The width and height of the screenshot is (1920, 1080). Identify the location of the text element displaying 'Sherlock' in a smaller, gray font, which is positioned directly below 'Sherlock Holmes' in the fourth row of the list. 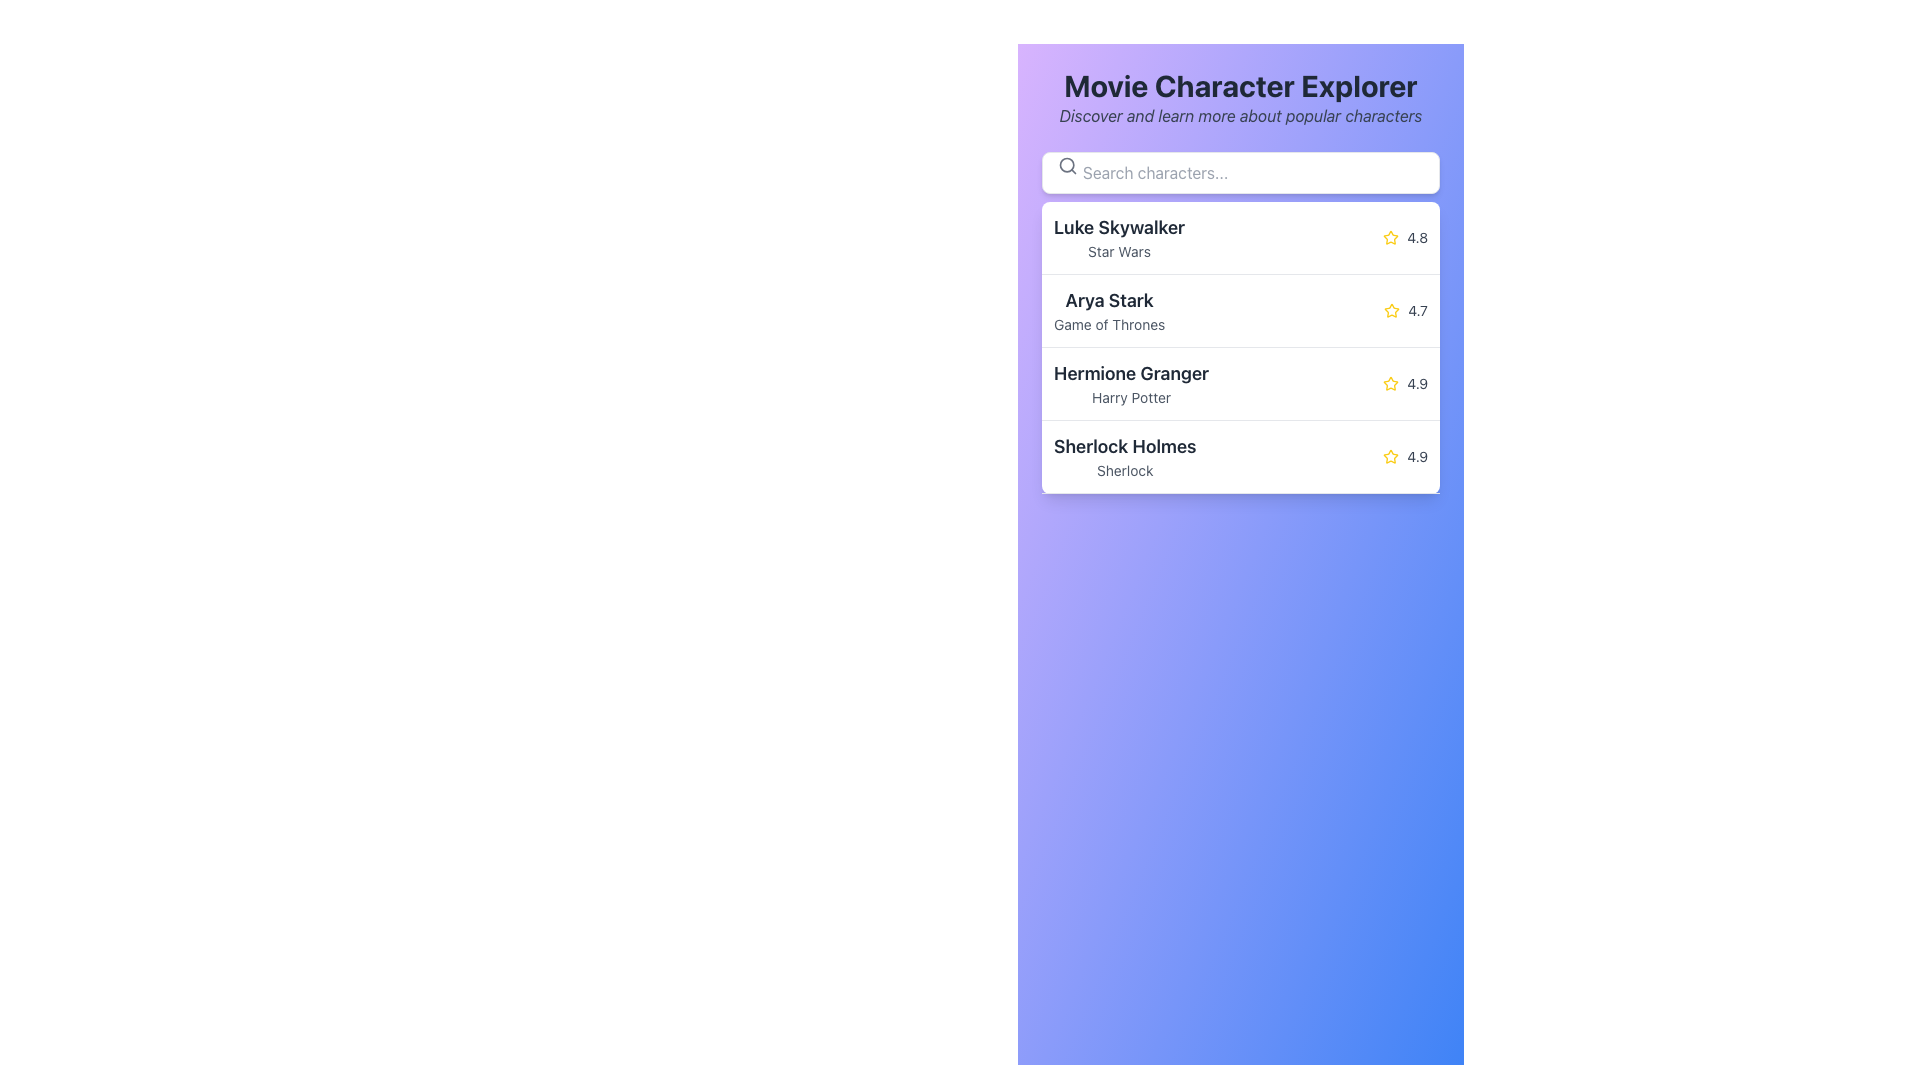
(1125, 470).